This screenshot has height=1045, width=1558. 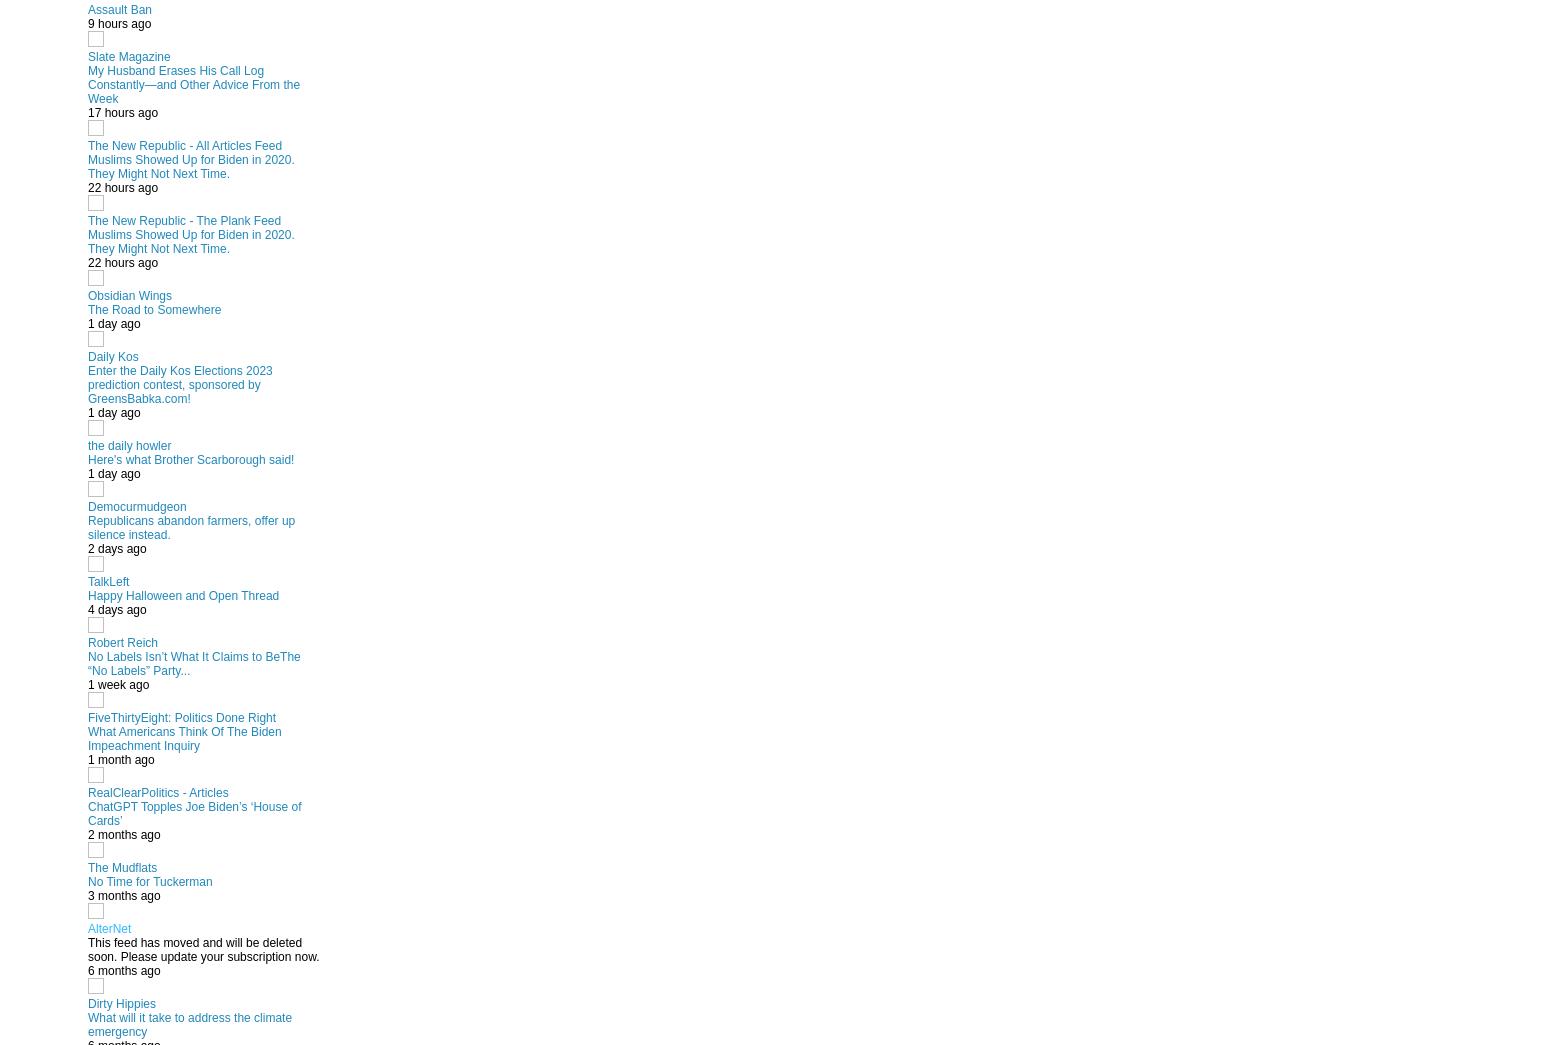 I want to click on 'No Time for Tuckerman', so click(x=149, y=881).